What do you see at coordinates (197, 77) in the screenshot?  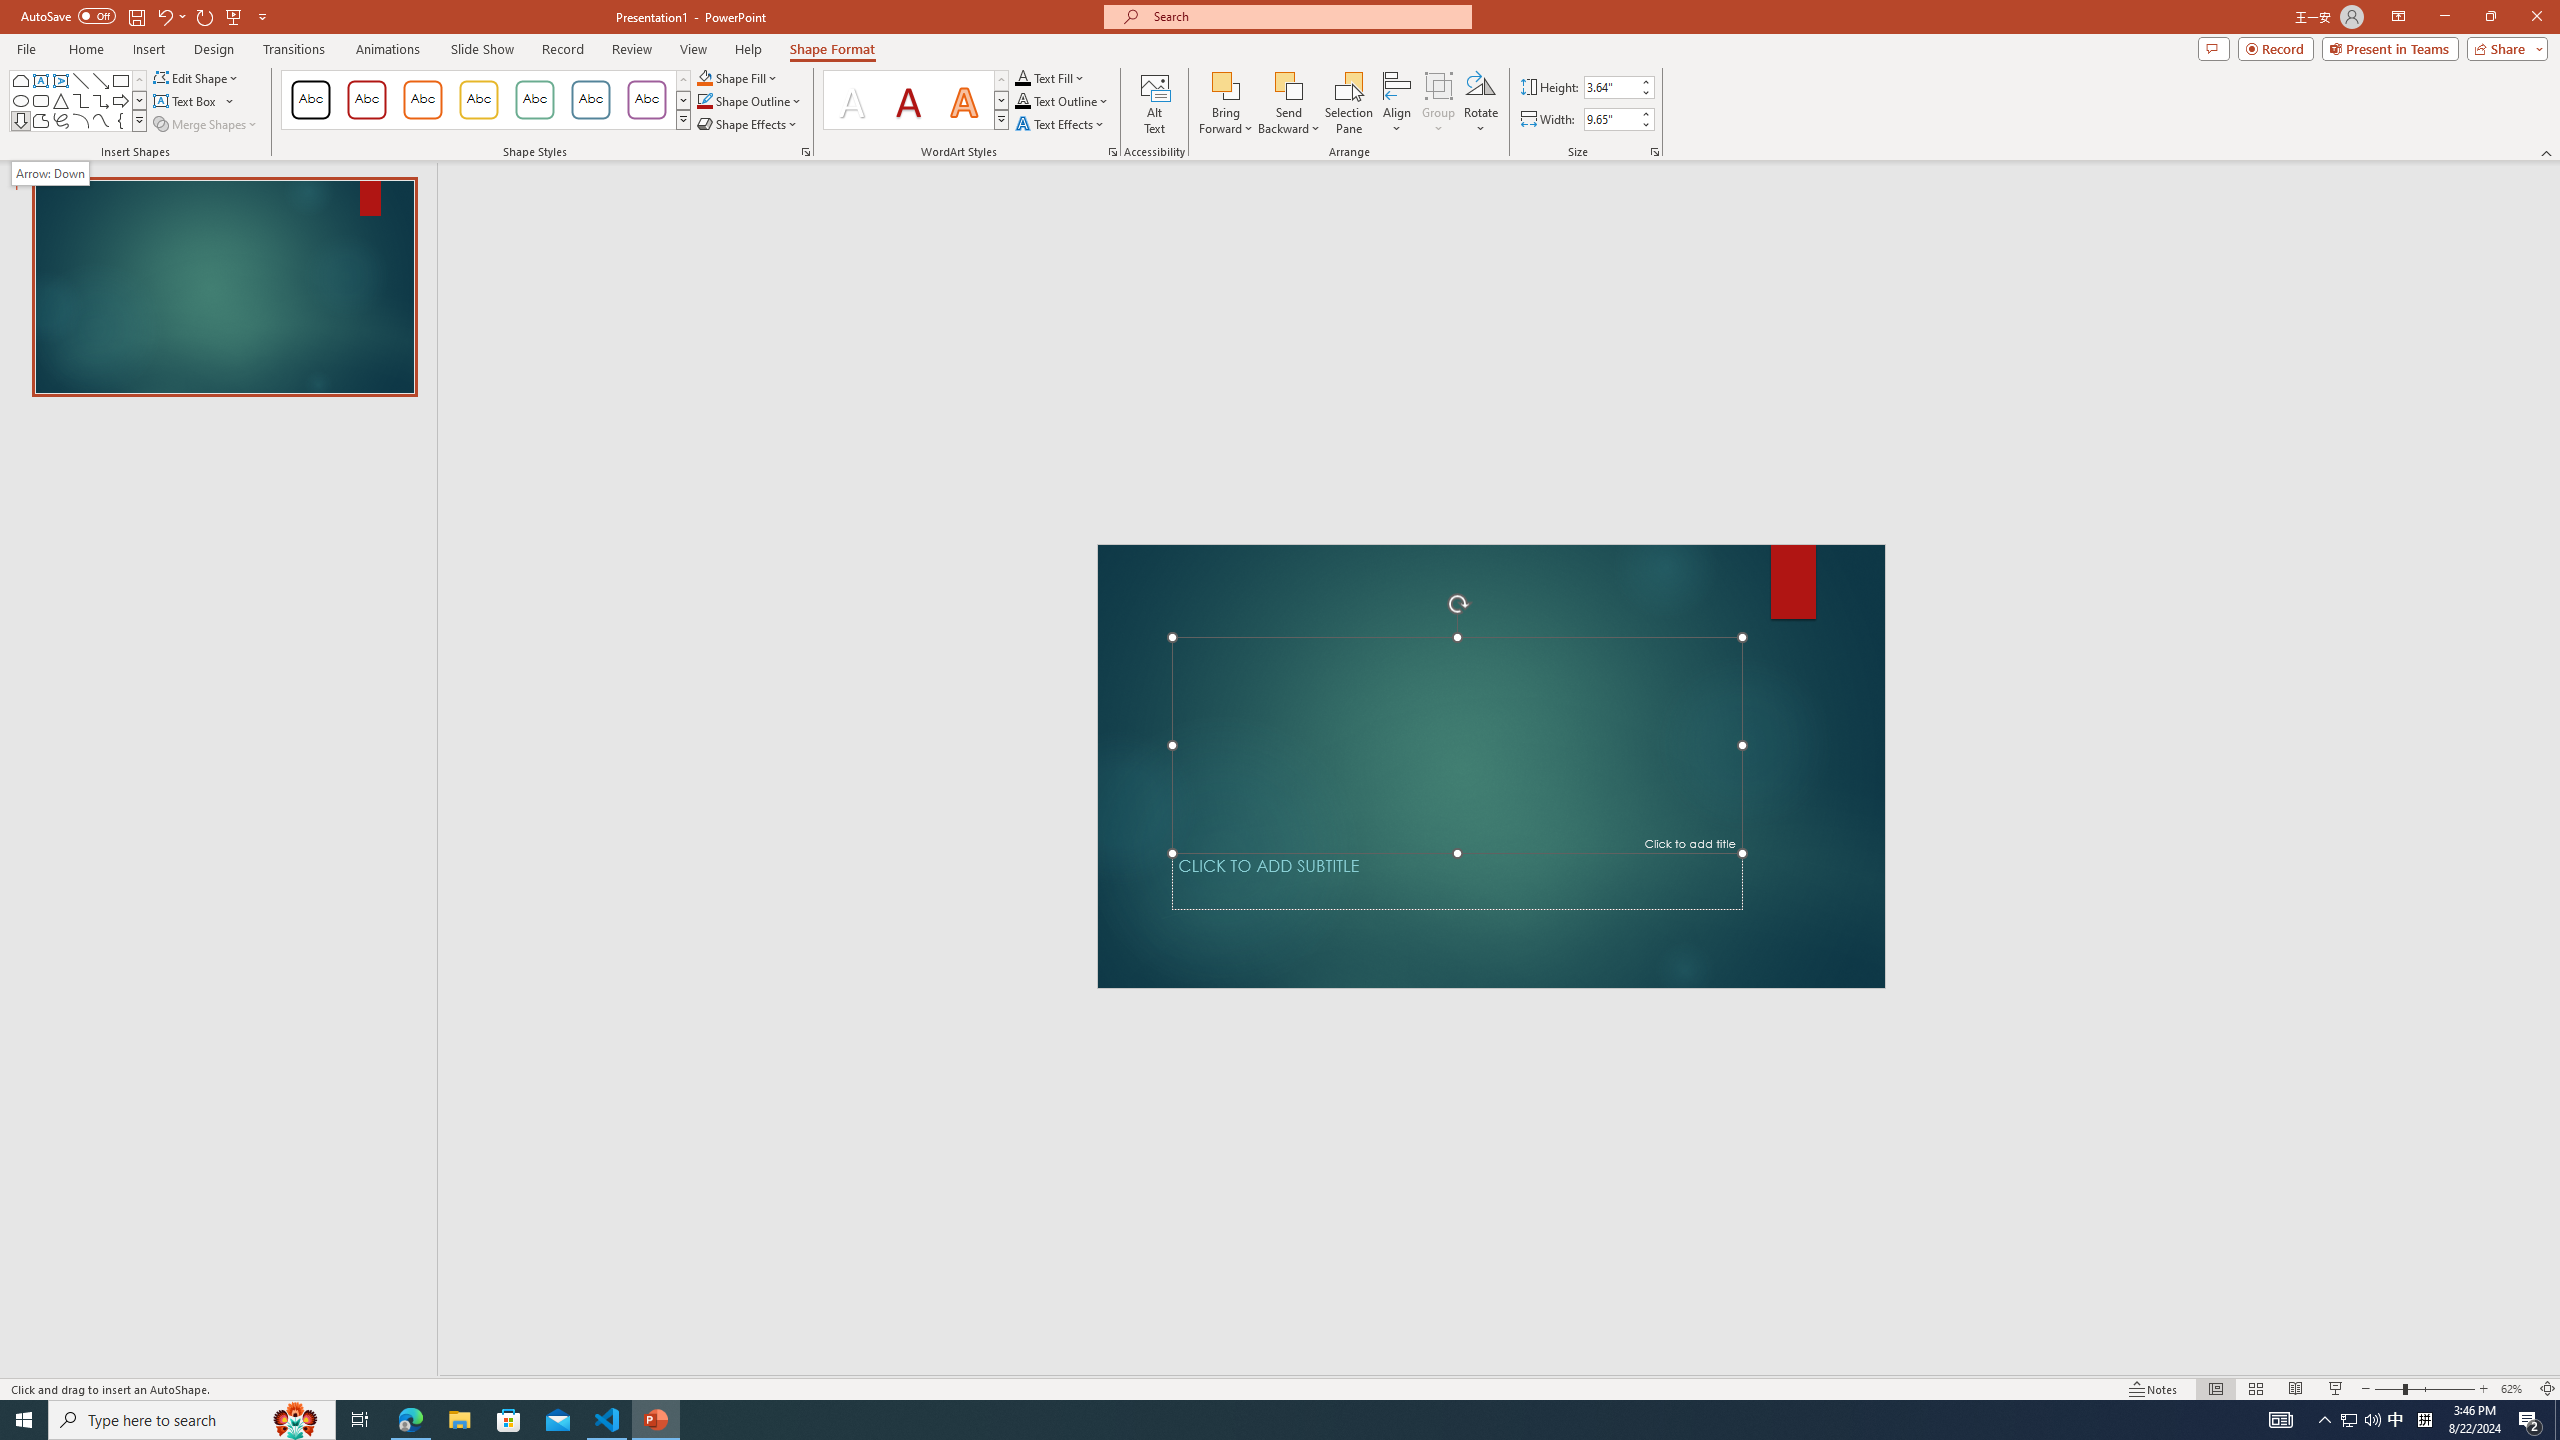 I see `'Edit Shape'` at bounding box center [197, 77].